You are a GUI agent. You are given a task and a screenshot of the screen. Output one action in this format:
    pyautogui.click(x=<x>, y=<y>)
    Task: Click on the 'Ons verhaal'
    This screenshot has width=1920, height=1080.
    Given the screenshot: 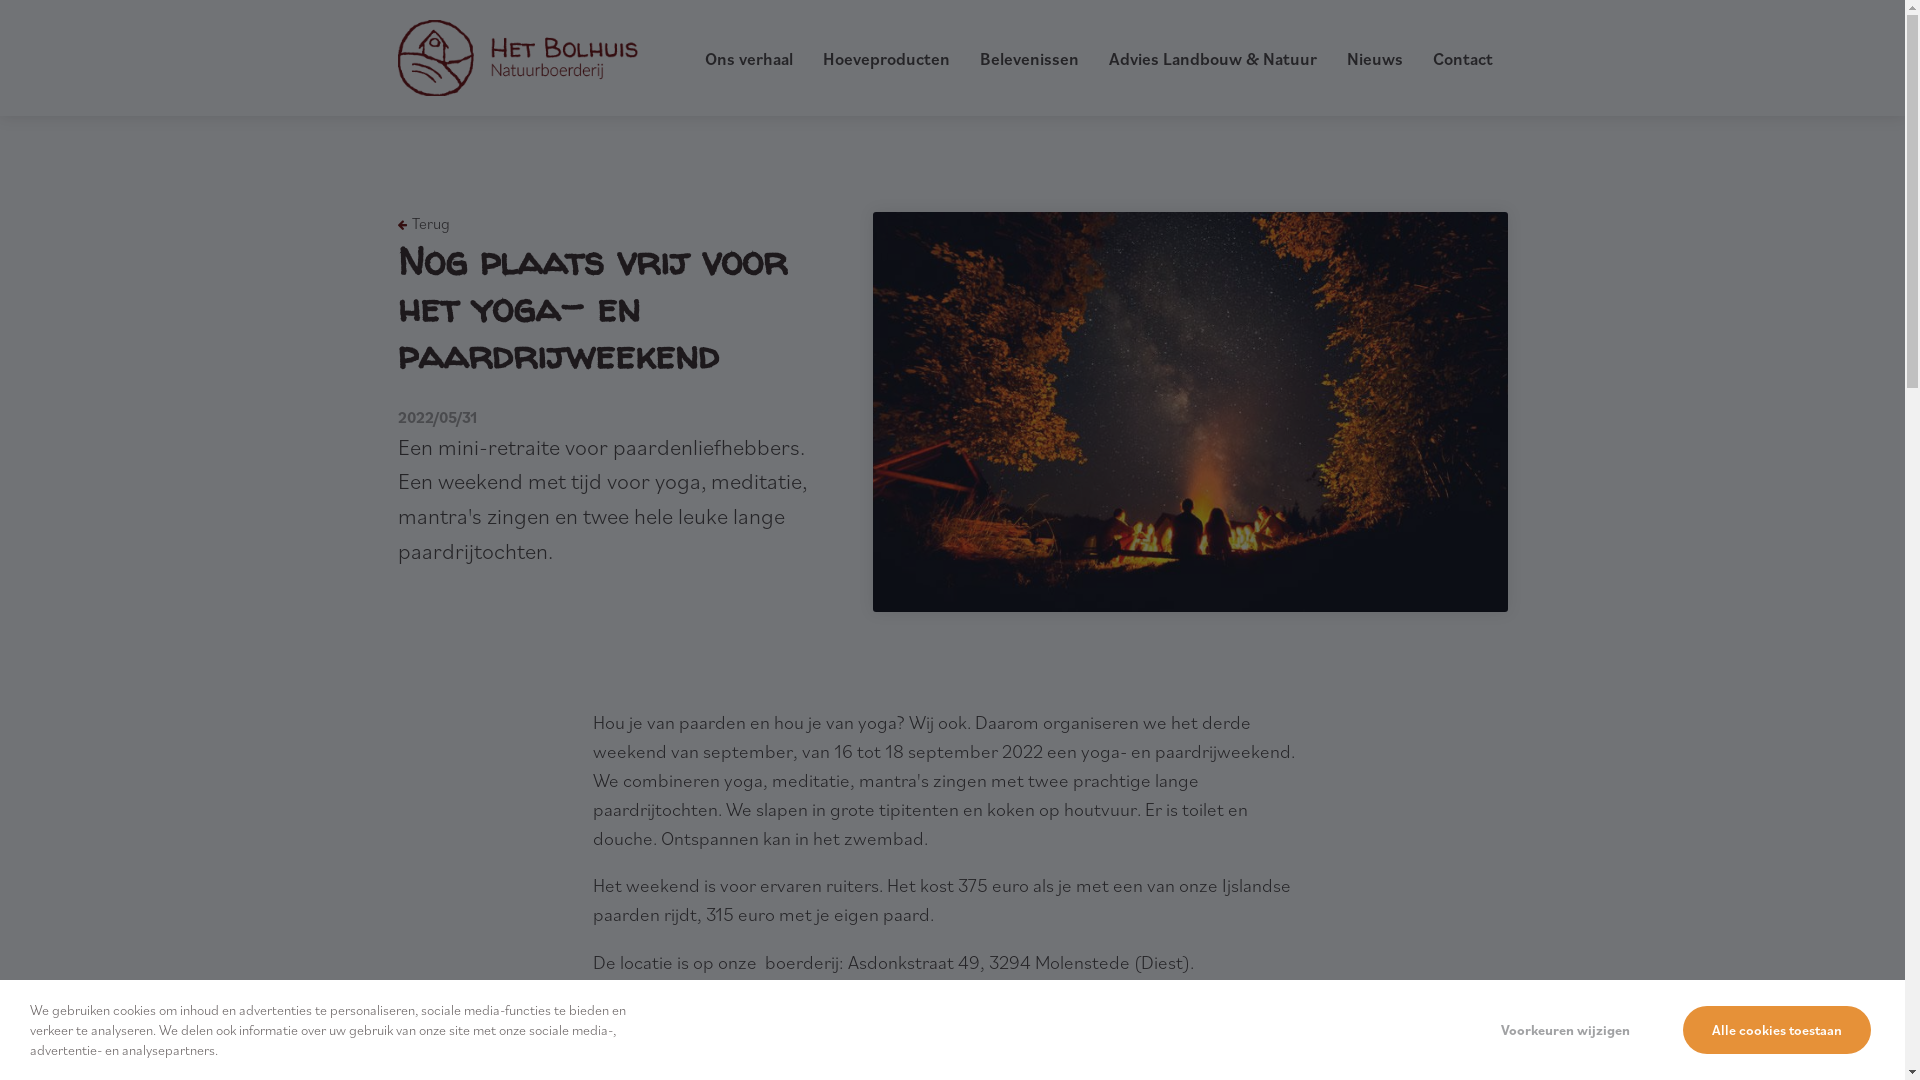 What is the action you would take?
    pyautogui.click(x=747, y=57)
    